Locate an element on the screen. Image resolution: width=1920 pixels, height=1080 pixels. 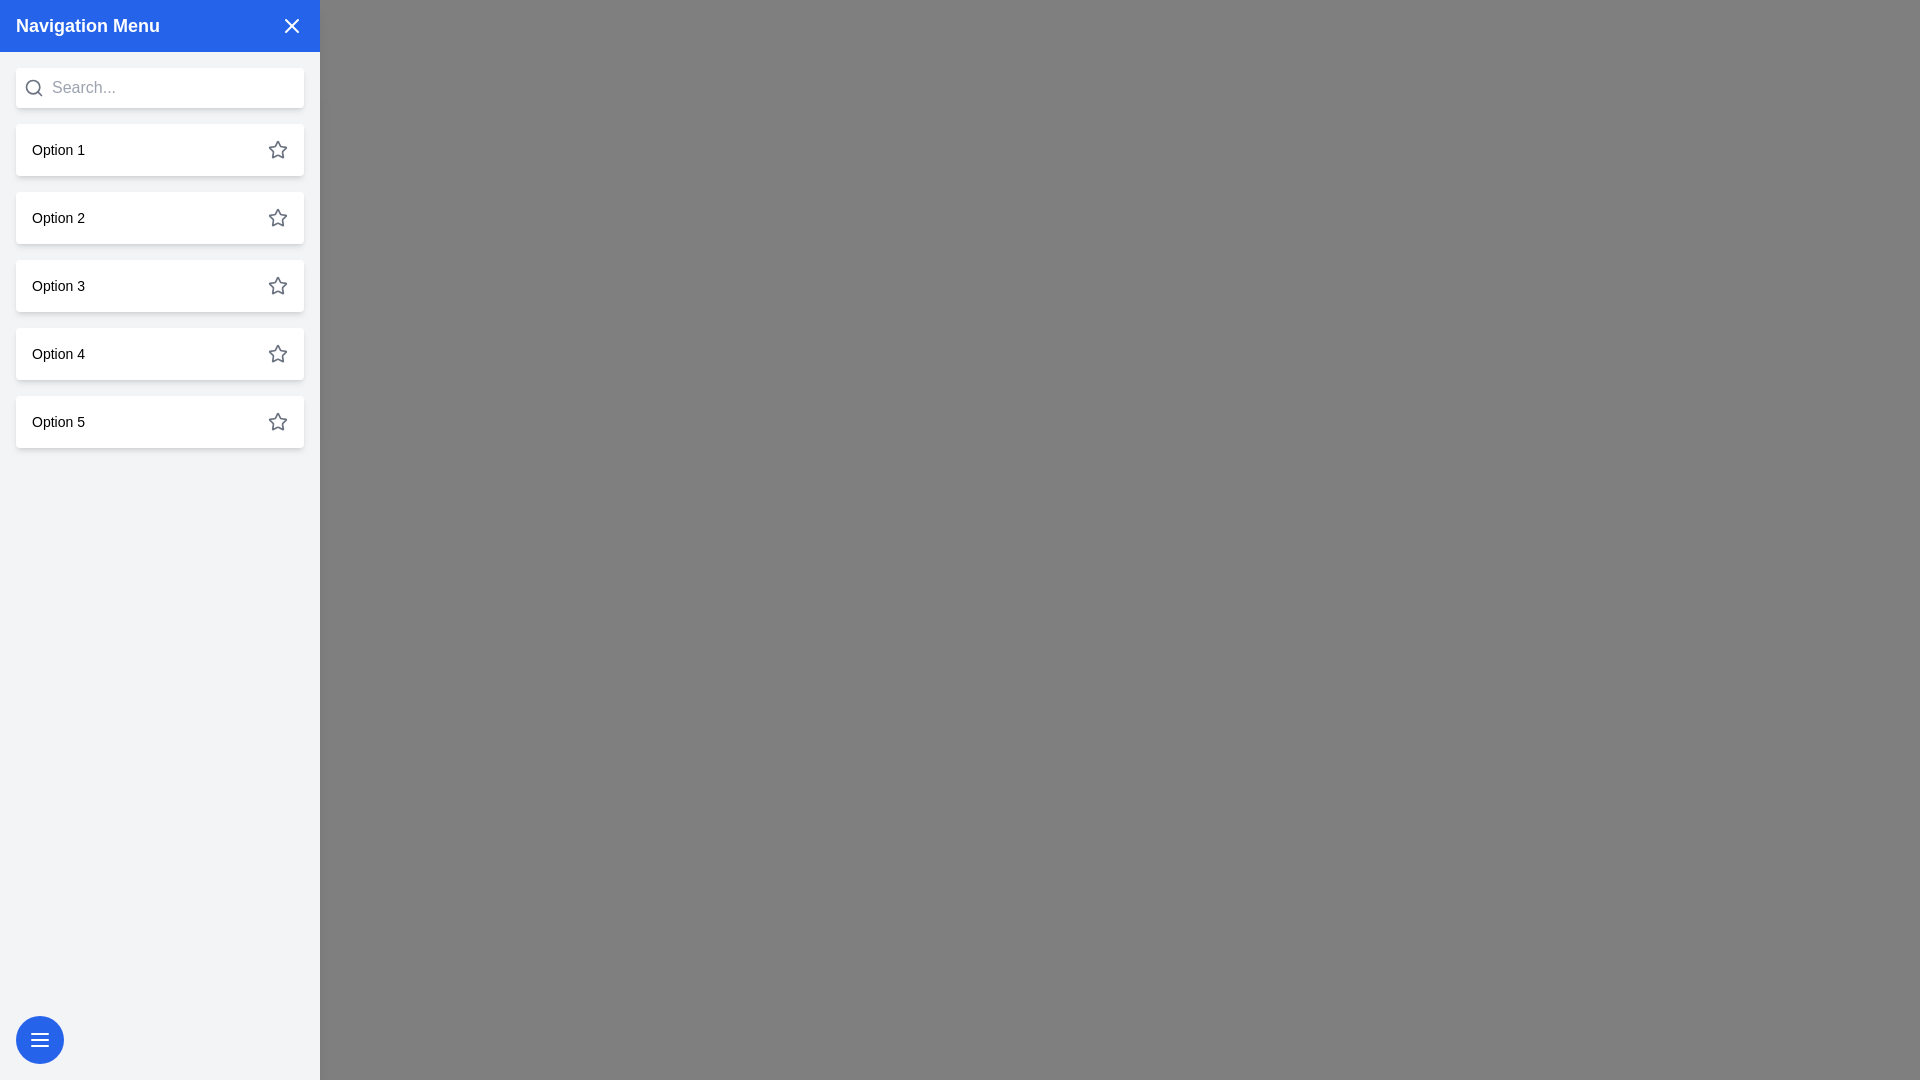
the 'Option 4' text label within the menu is located at coordinates (58, 353).